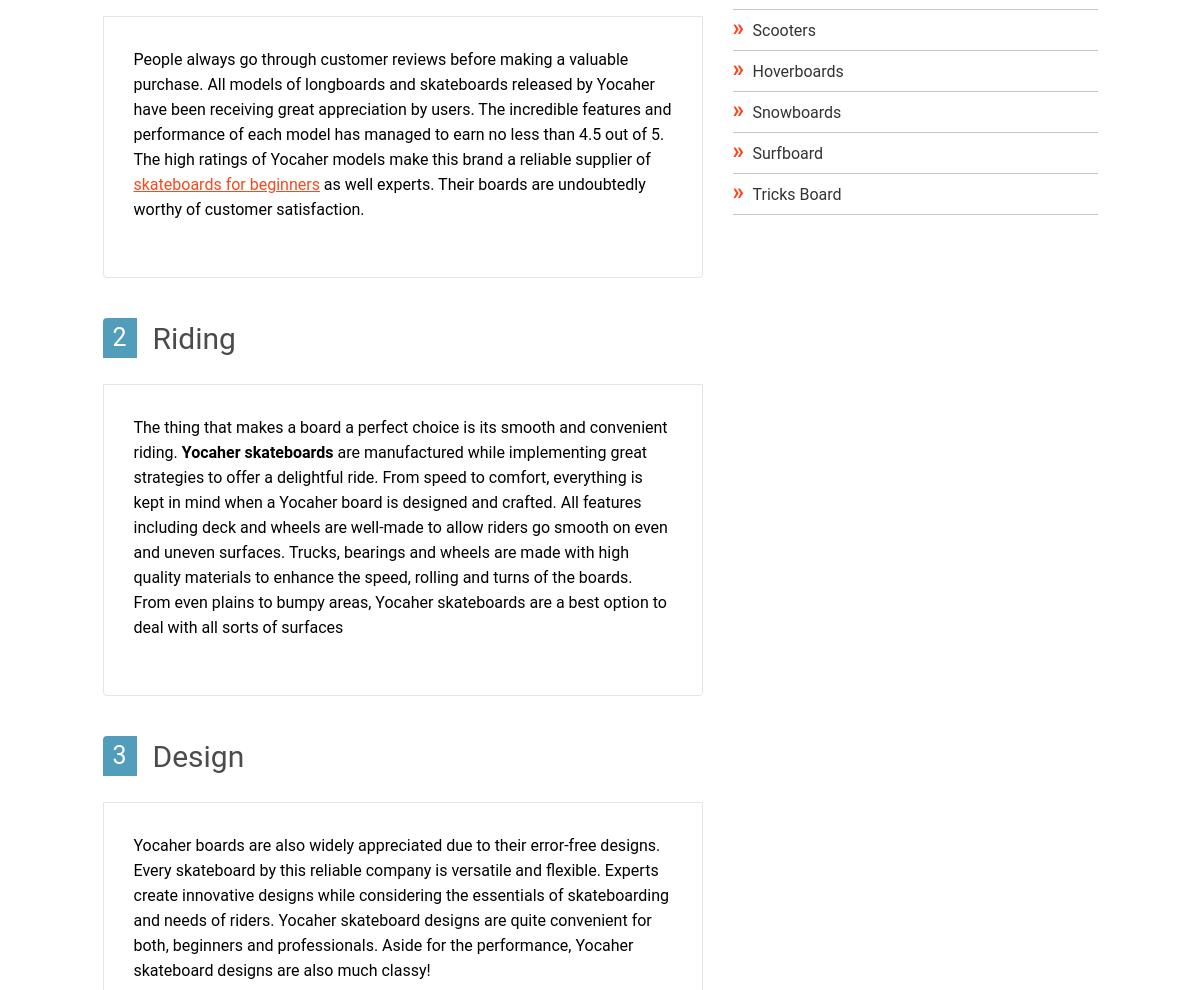 This screenshot has height=990, width=1200. What do you see at coordinates (197, 756) in the screenshot?
I see `'Design'` at bounding box center [197, 756].